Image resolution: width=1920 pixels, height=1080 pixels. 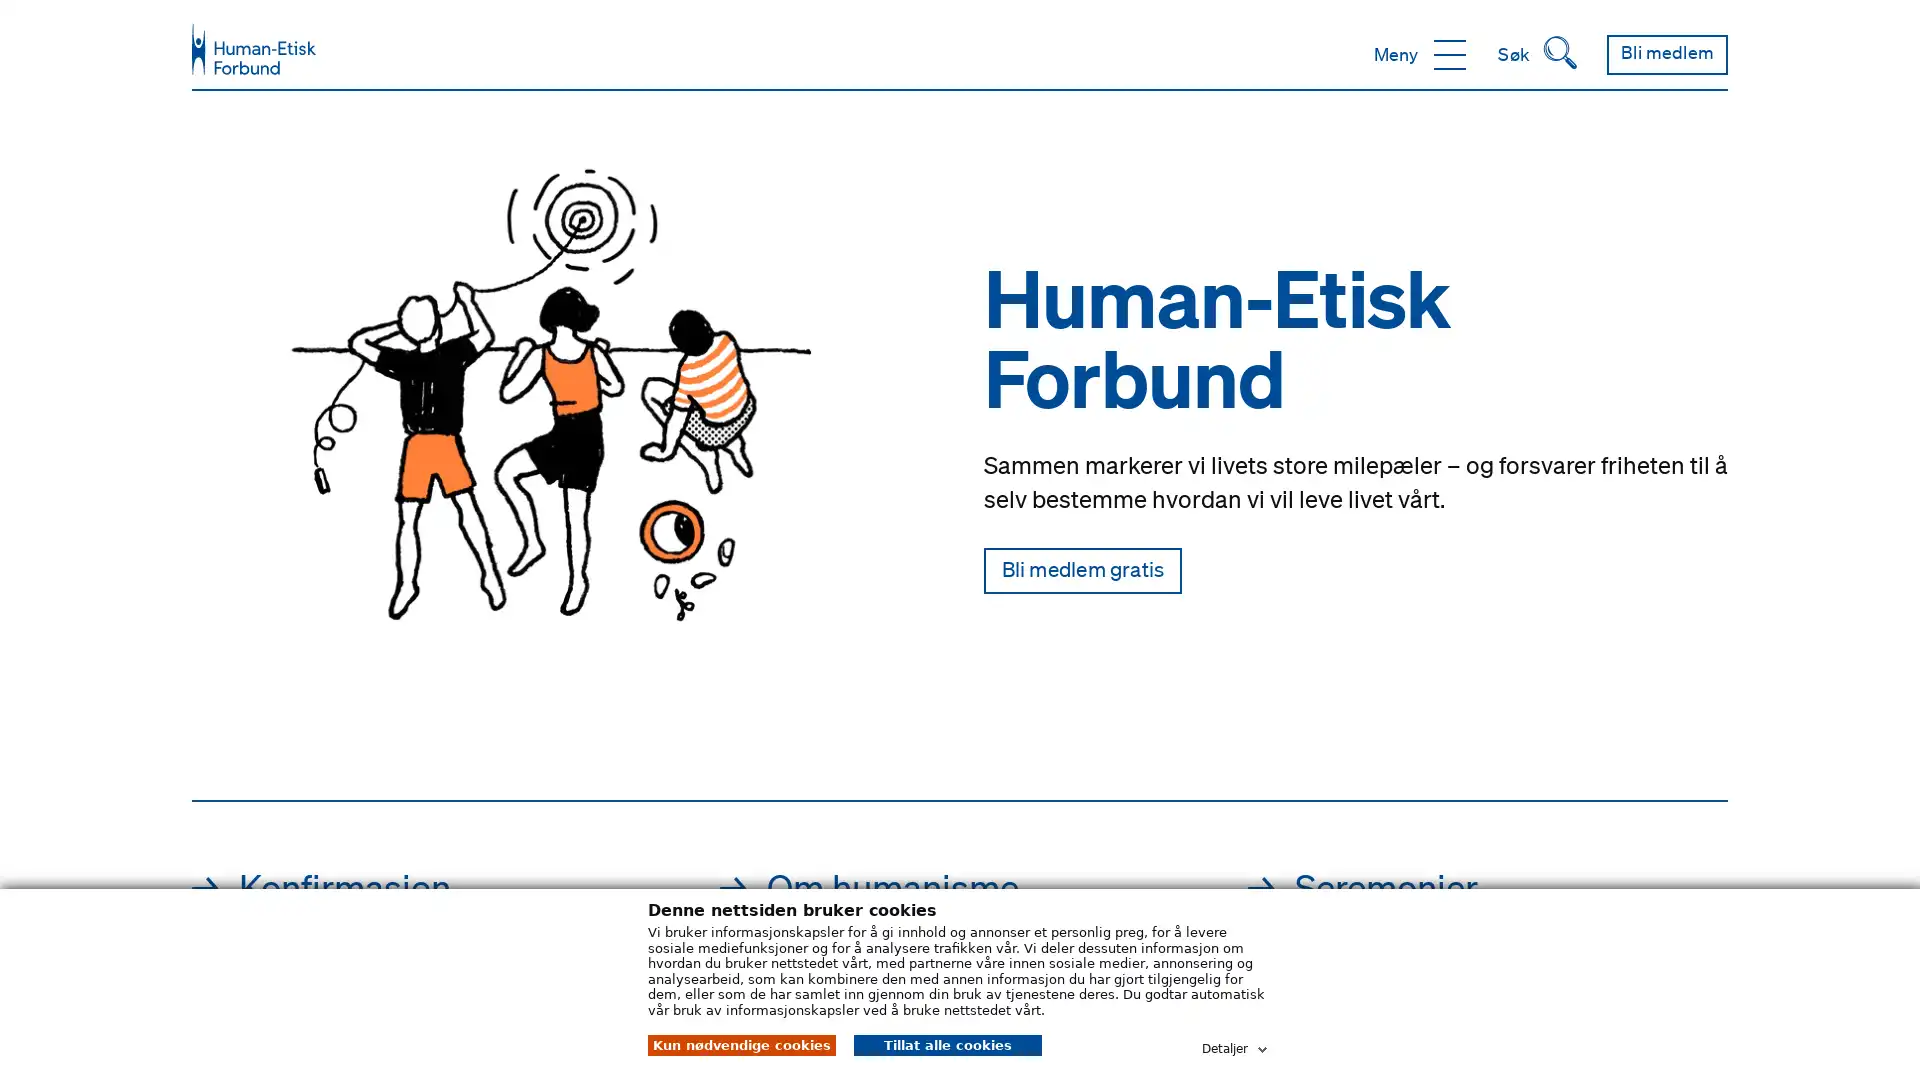 What do you see at coordinates (1537, 56) in the screenshot?
I see `Sk` at bounding box center [1537, 56].